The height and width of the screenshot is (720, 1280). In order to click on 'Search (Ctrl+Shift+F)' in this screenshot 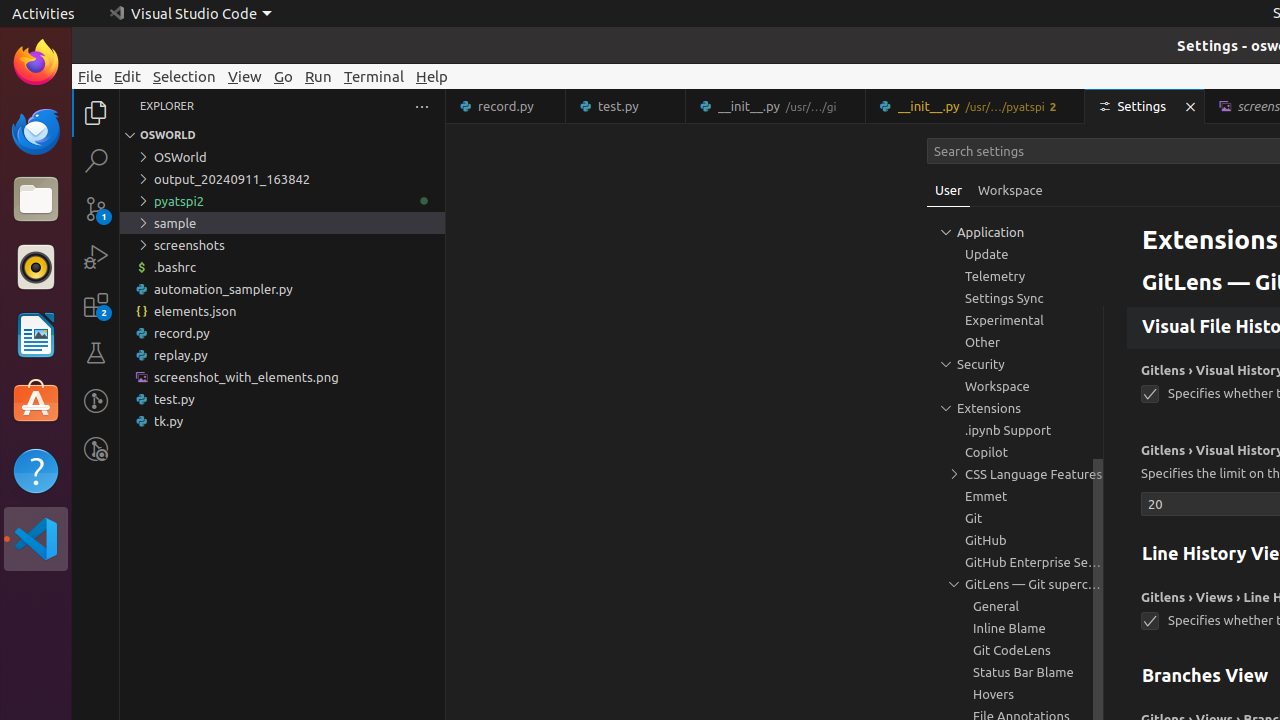, I will do `click(95, 159)`.